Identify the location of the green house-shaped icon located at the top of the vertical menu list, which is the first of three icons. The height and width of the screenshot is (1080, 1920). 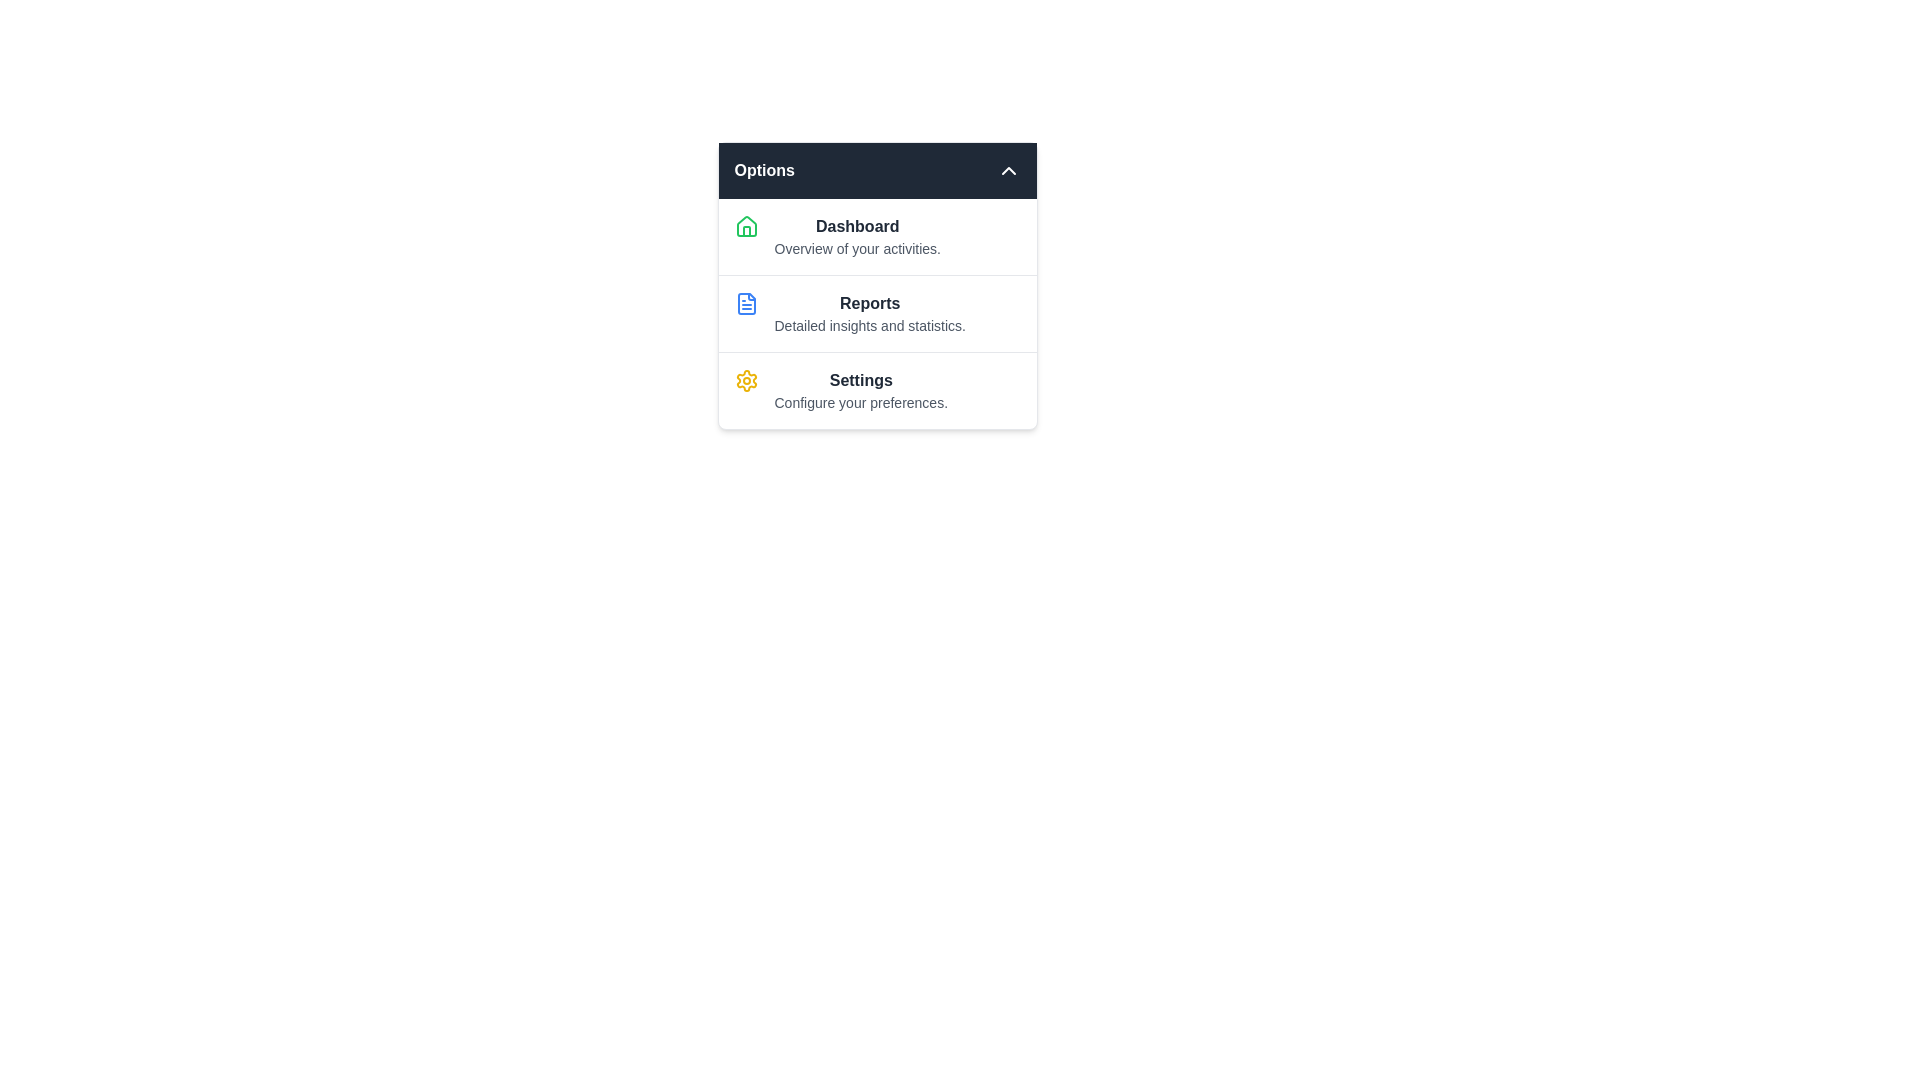
(745, 225).